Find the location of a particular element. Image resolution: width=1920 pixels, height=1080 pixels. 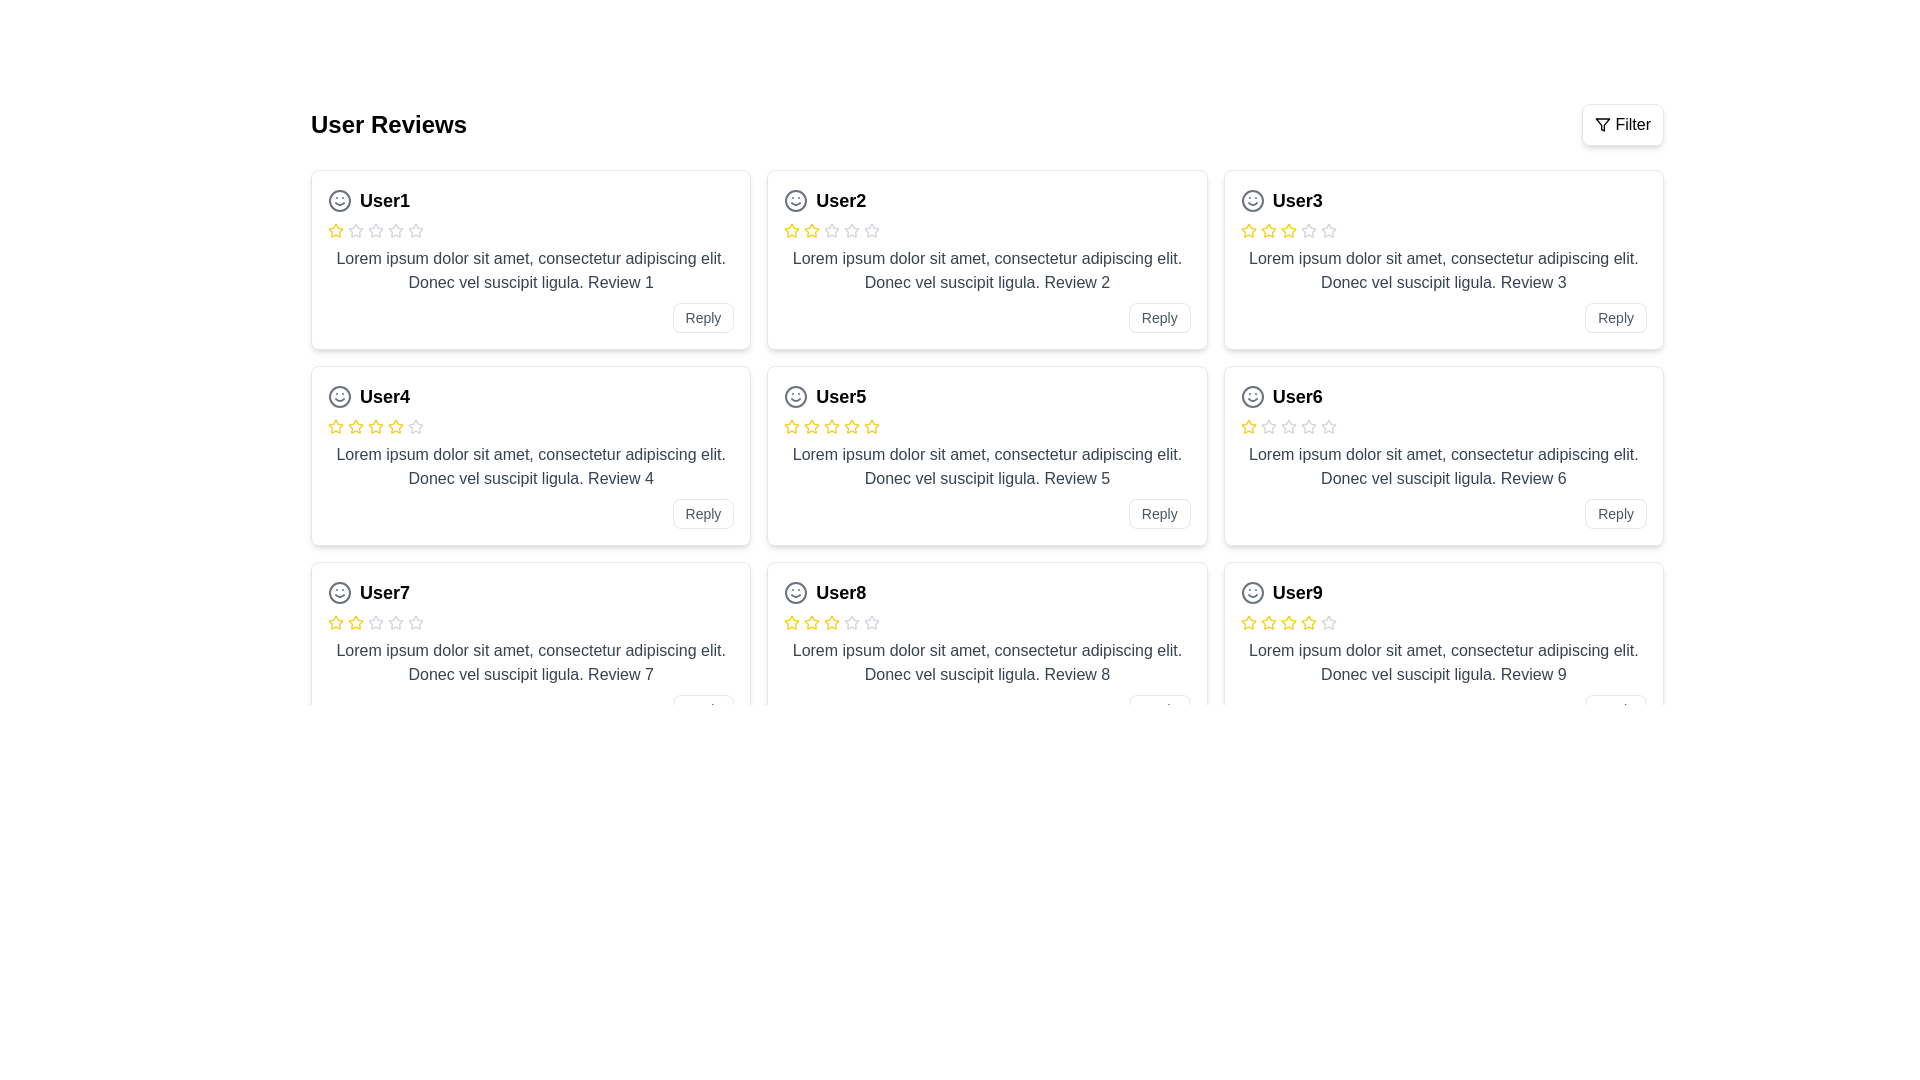

the second star in the series of five stars in the user review card for 'User9', which is filled with a yellow color to indicate an active rating is located at coordinates (1267, 621).